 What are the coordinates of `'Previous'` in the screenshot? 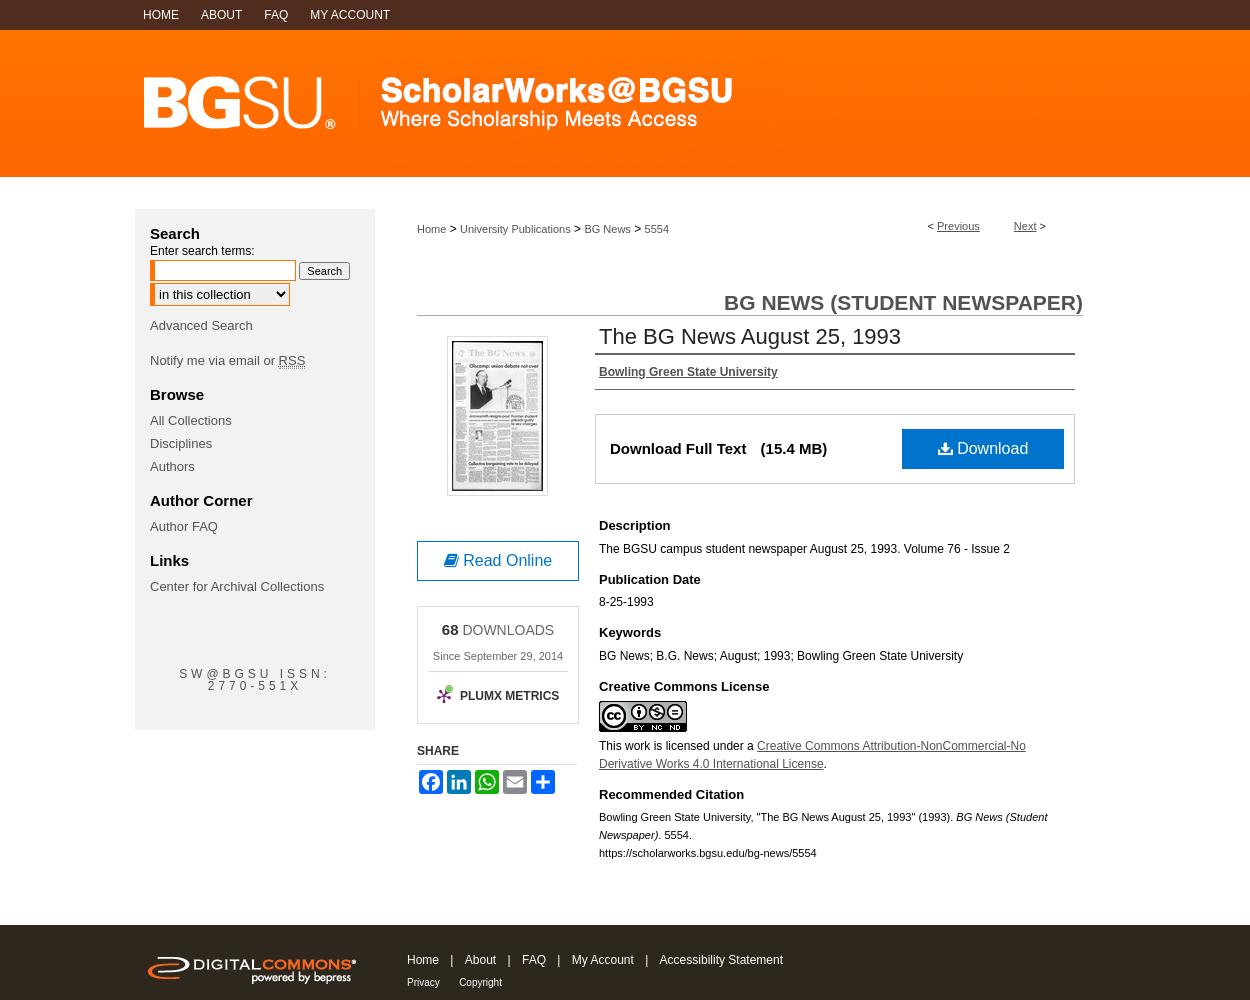 It's located at (957, 225).